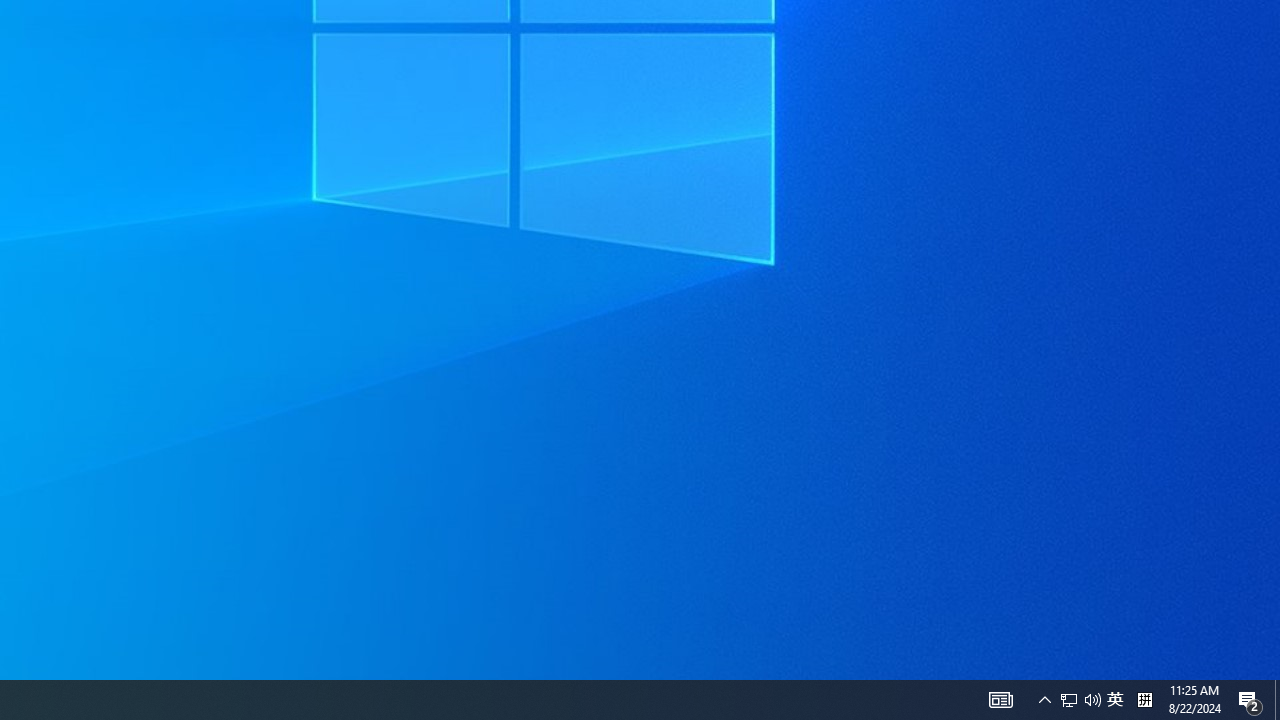  I want to click on 'Action Center, 2 new notifications', so click(1250, 698).